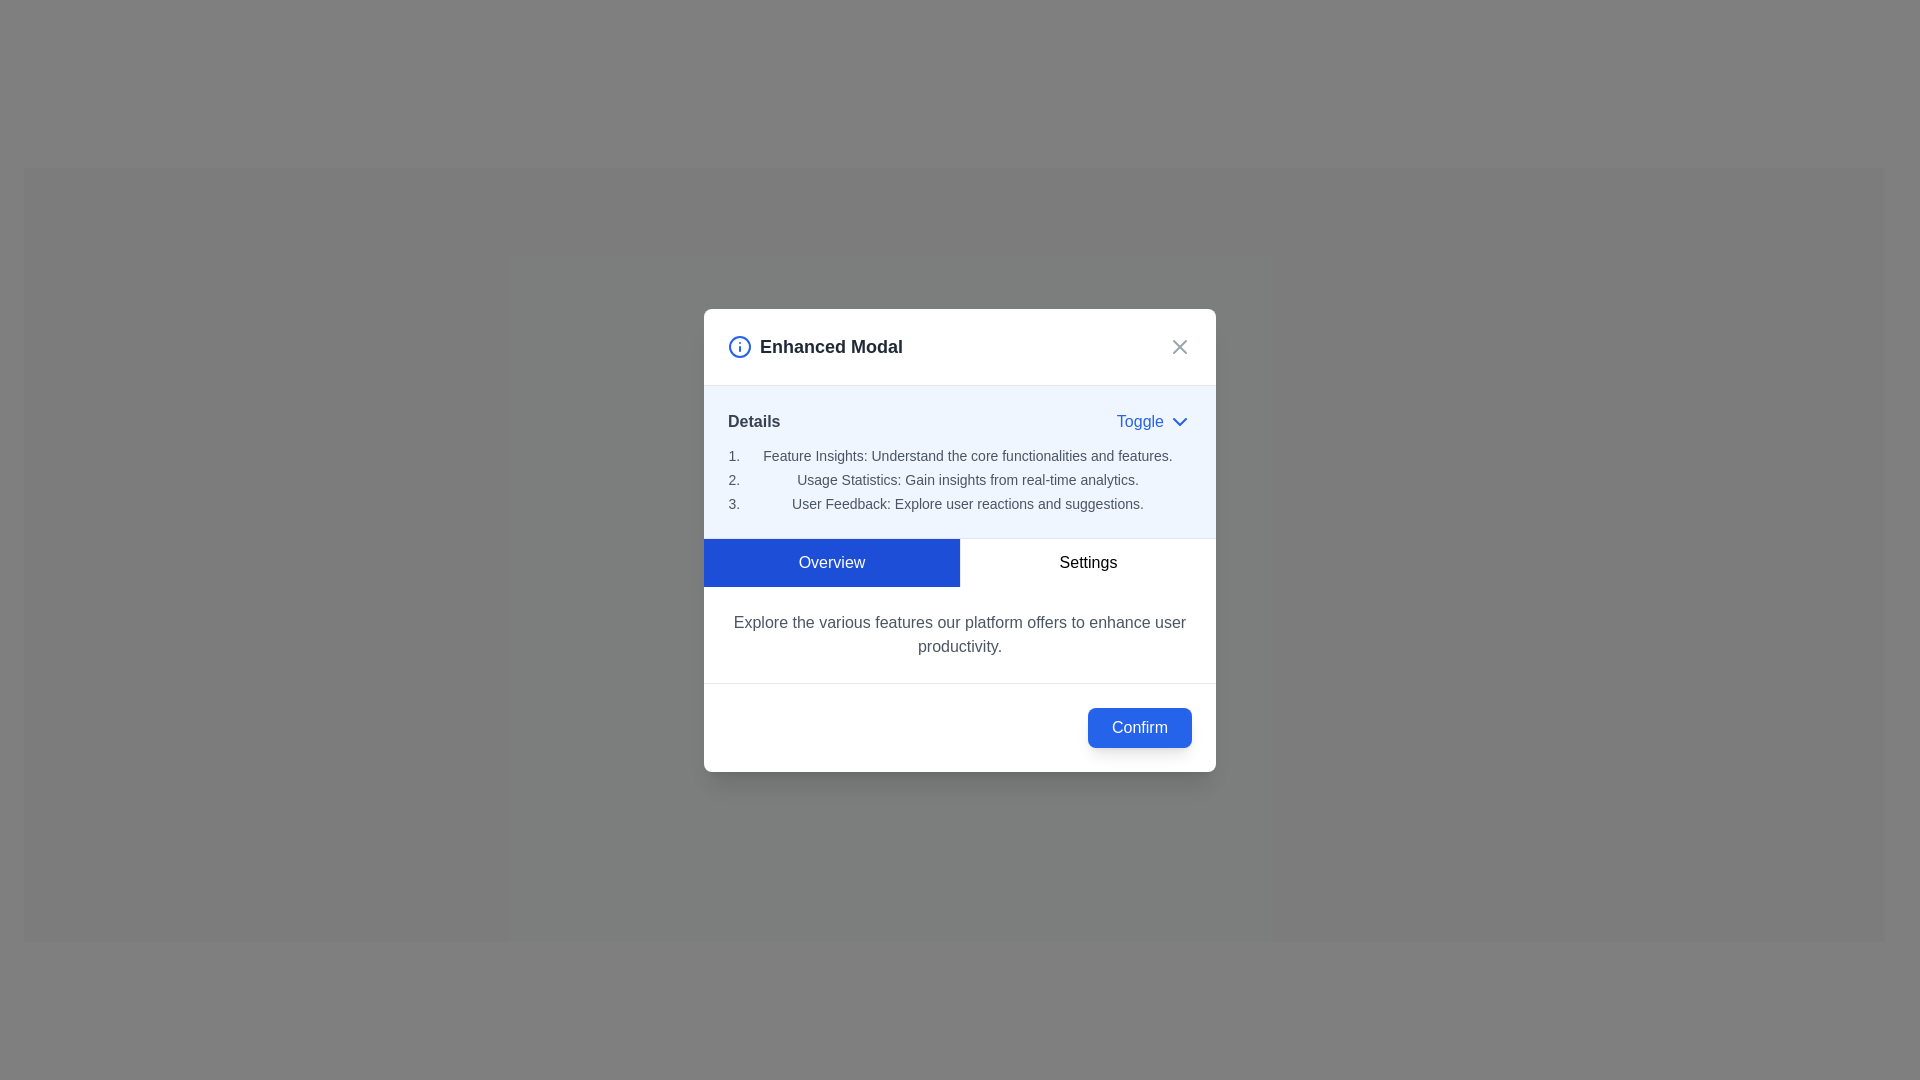 The width and height of the screenshot is (1920, 1080). What do you see at coordinates (1180, 420) in the screenshot?
I see `the downward-facing chevron icon located to the right of the 'Toggle' text label` at bounding box center [1180, 420].